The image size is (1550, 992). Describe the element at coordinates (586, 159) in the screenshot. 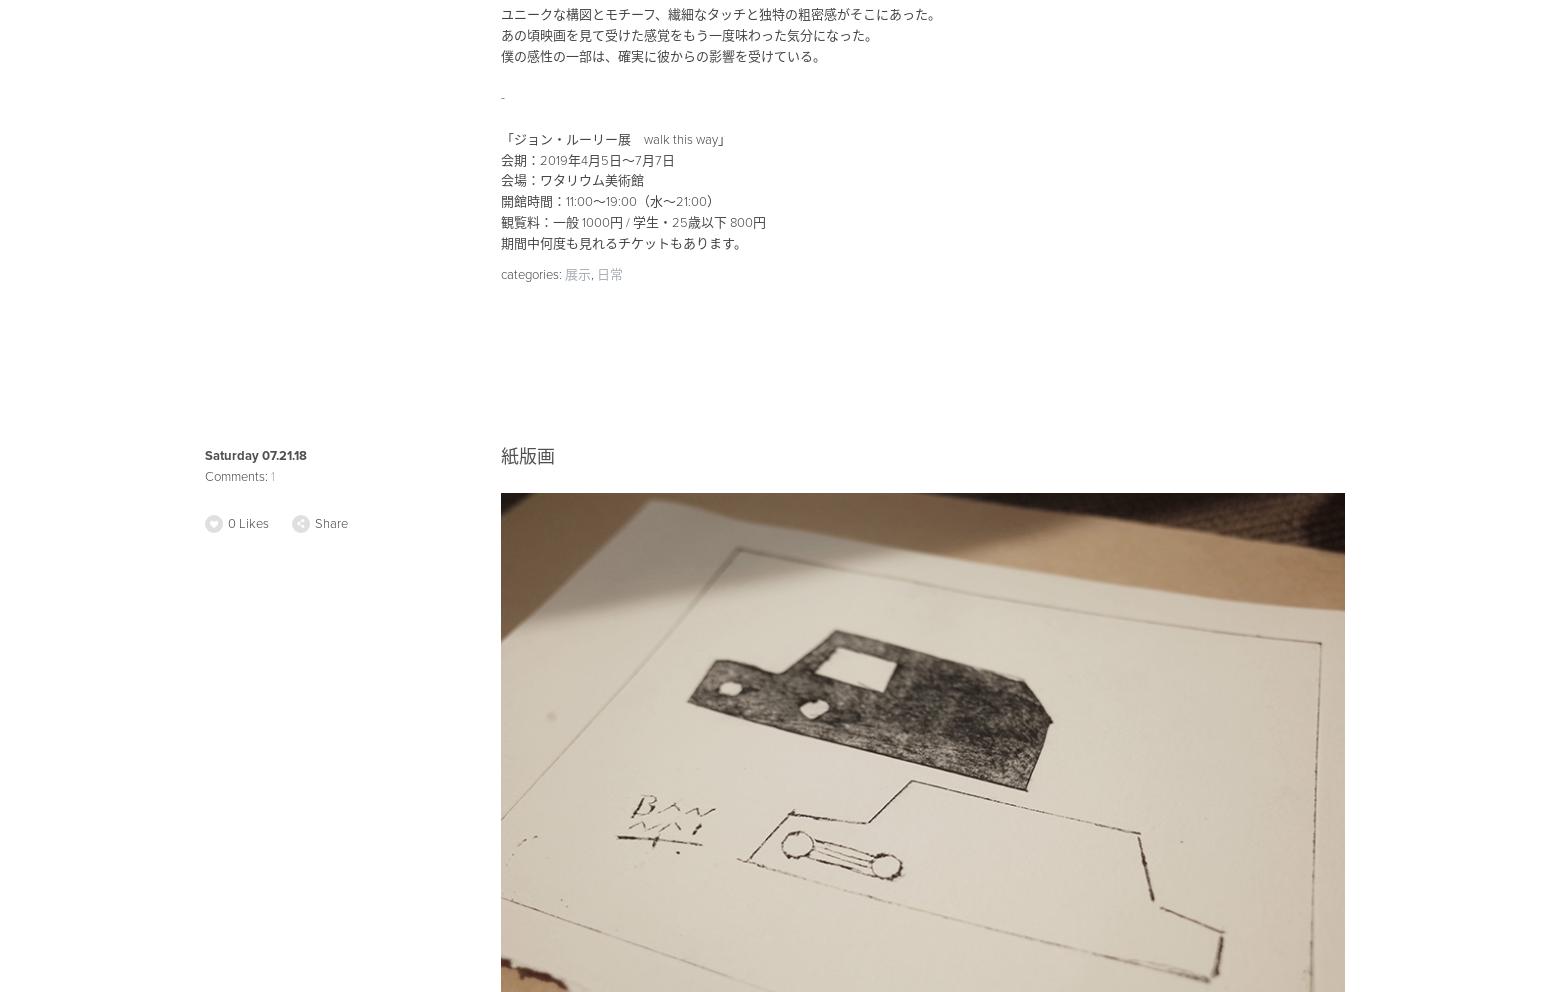

I see `'会期：2019年4月5日～7月7日'` at that location.